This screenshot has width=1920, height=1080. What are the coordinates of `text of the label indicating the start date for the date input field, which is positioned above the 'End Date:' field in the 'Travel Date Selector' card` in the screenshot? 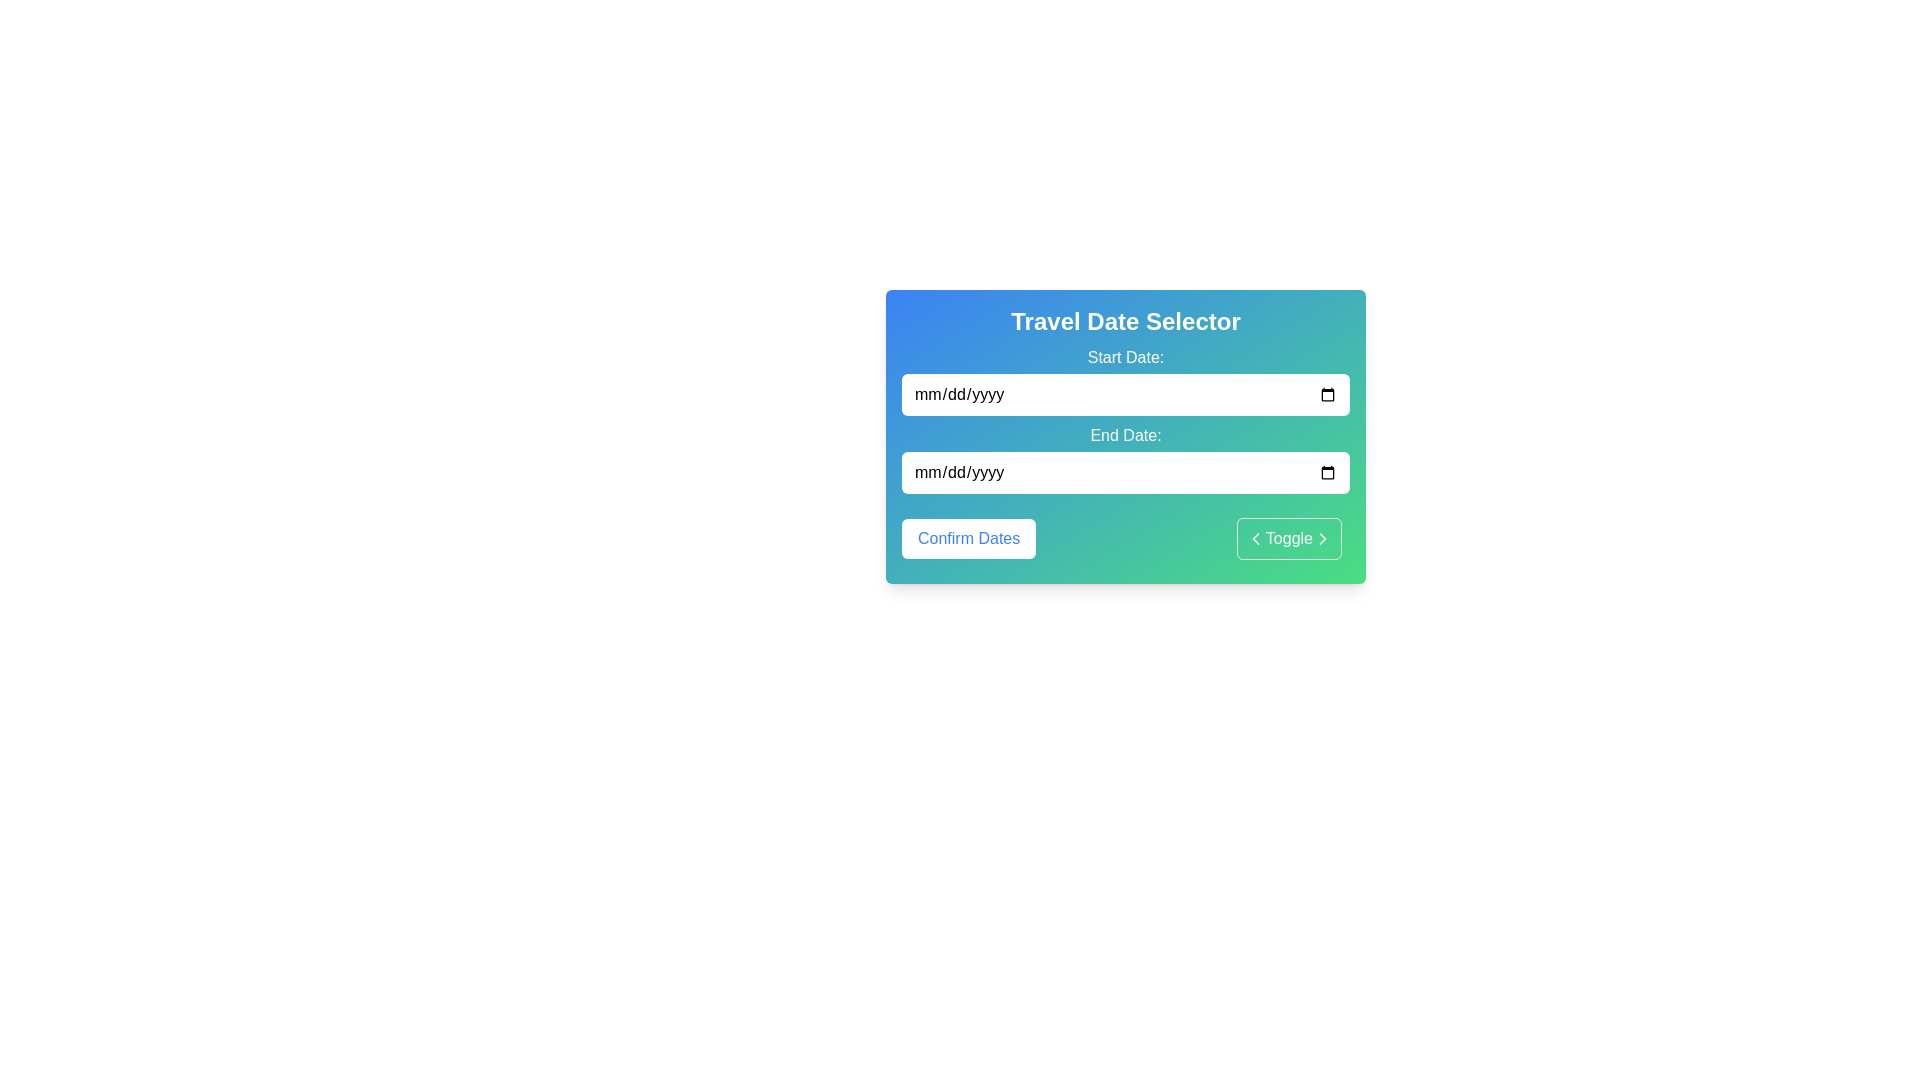 It's located at (1126, 381).